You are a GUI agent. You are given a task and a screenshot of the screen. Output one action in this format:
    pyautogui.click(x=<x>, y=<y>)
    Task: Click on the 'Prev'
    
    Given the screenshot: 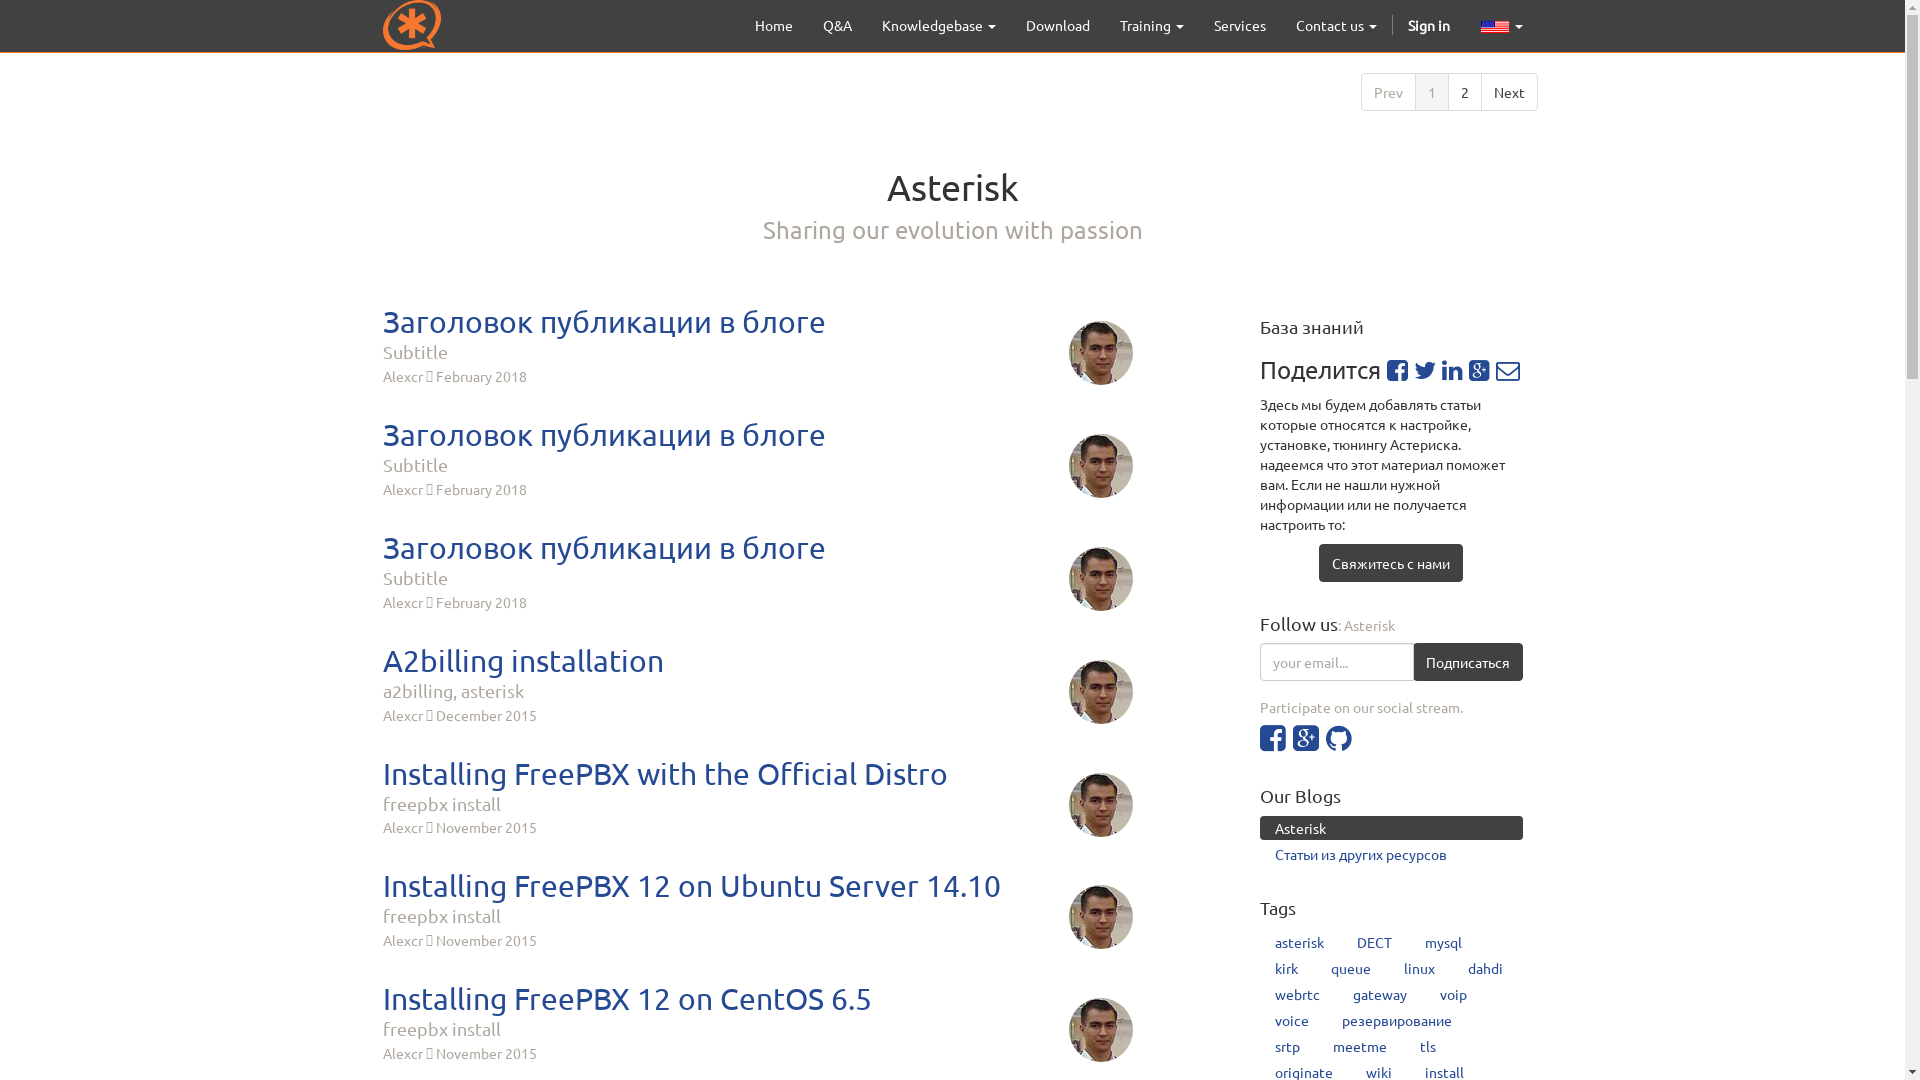 What is the action you would take?
    pyautogui.click(x=1386, y=92)
    